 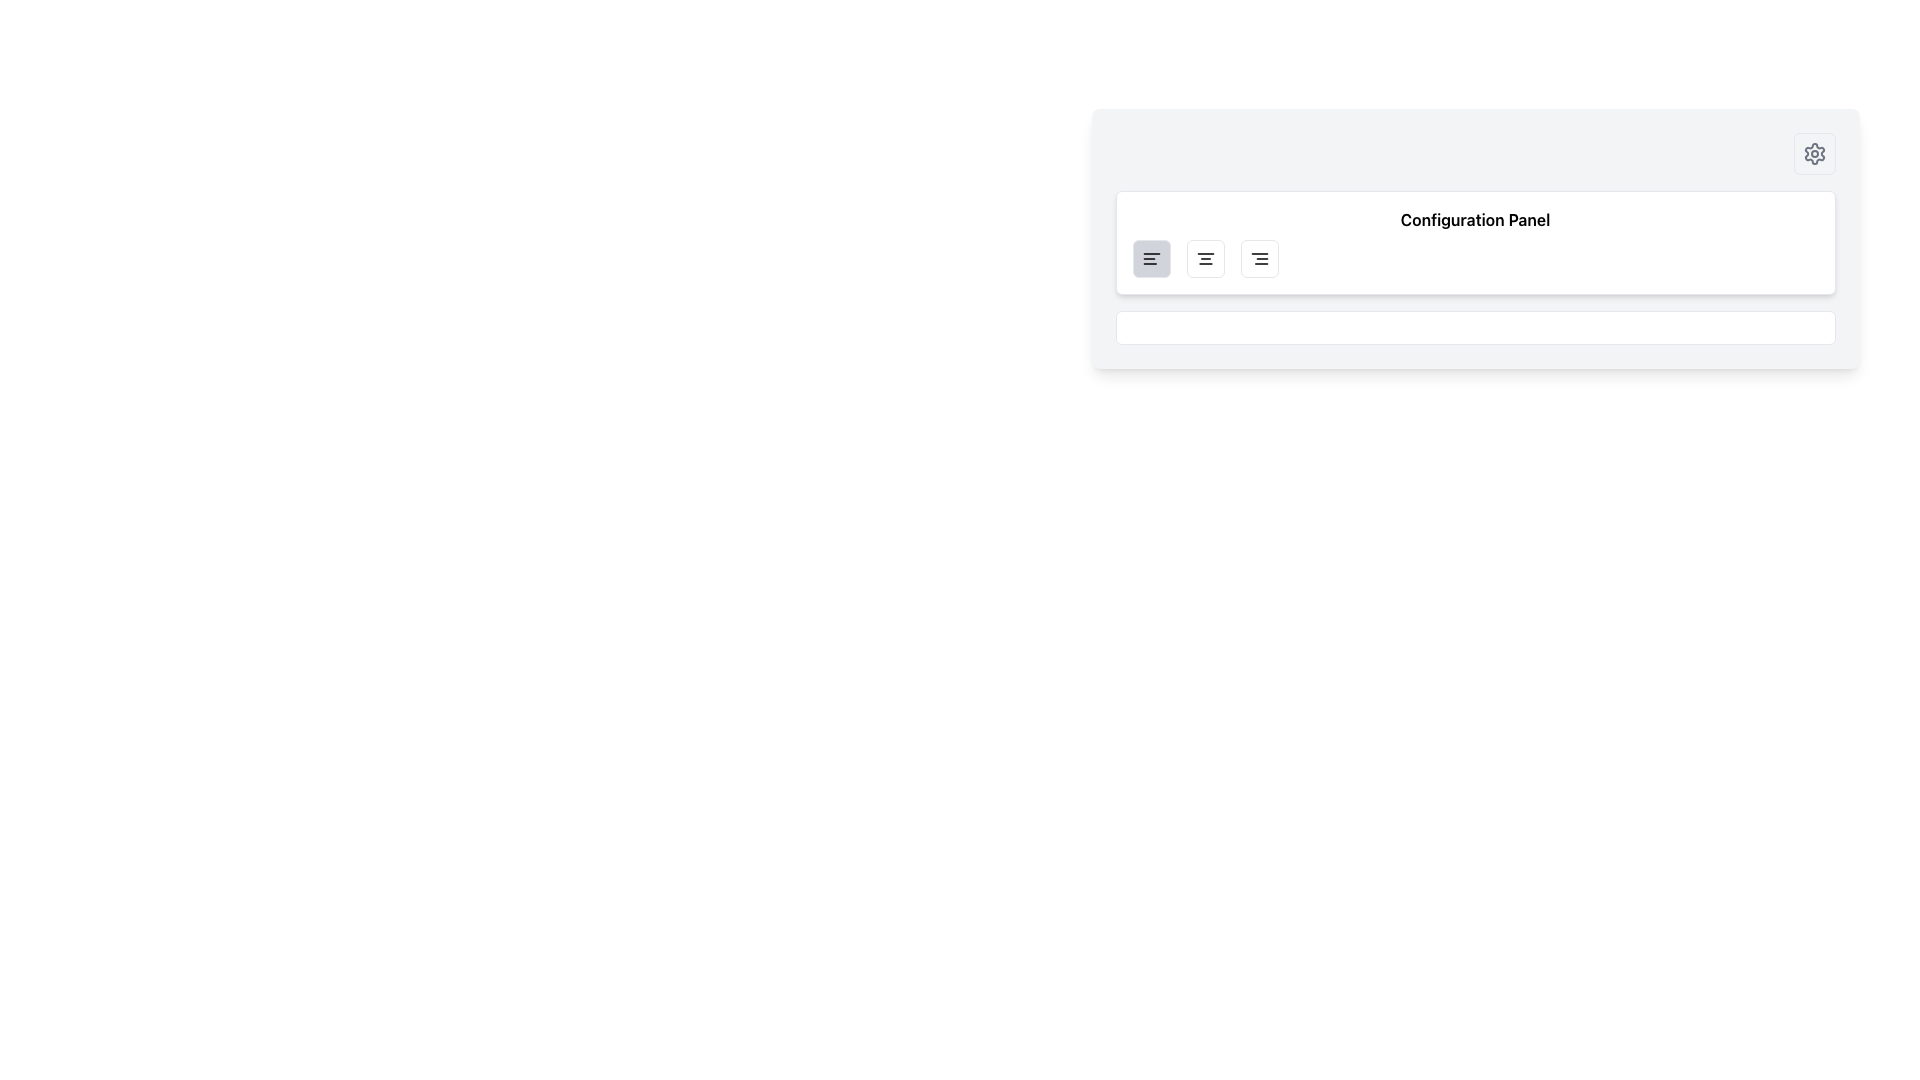 I want to click on the second button in a group of three, which has a square shape with a rounded border and an icon of three horizontal lines, so click(x=1204, y=257).